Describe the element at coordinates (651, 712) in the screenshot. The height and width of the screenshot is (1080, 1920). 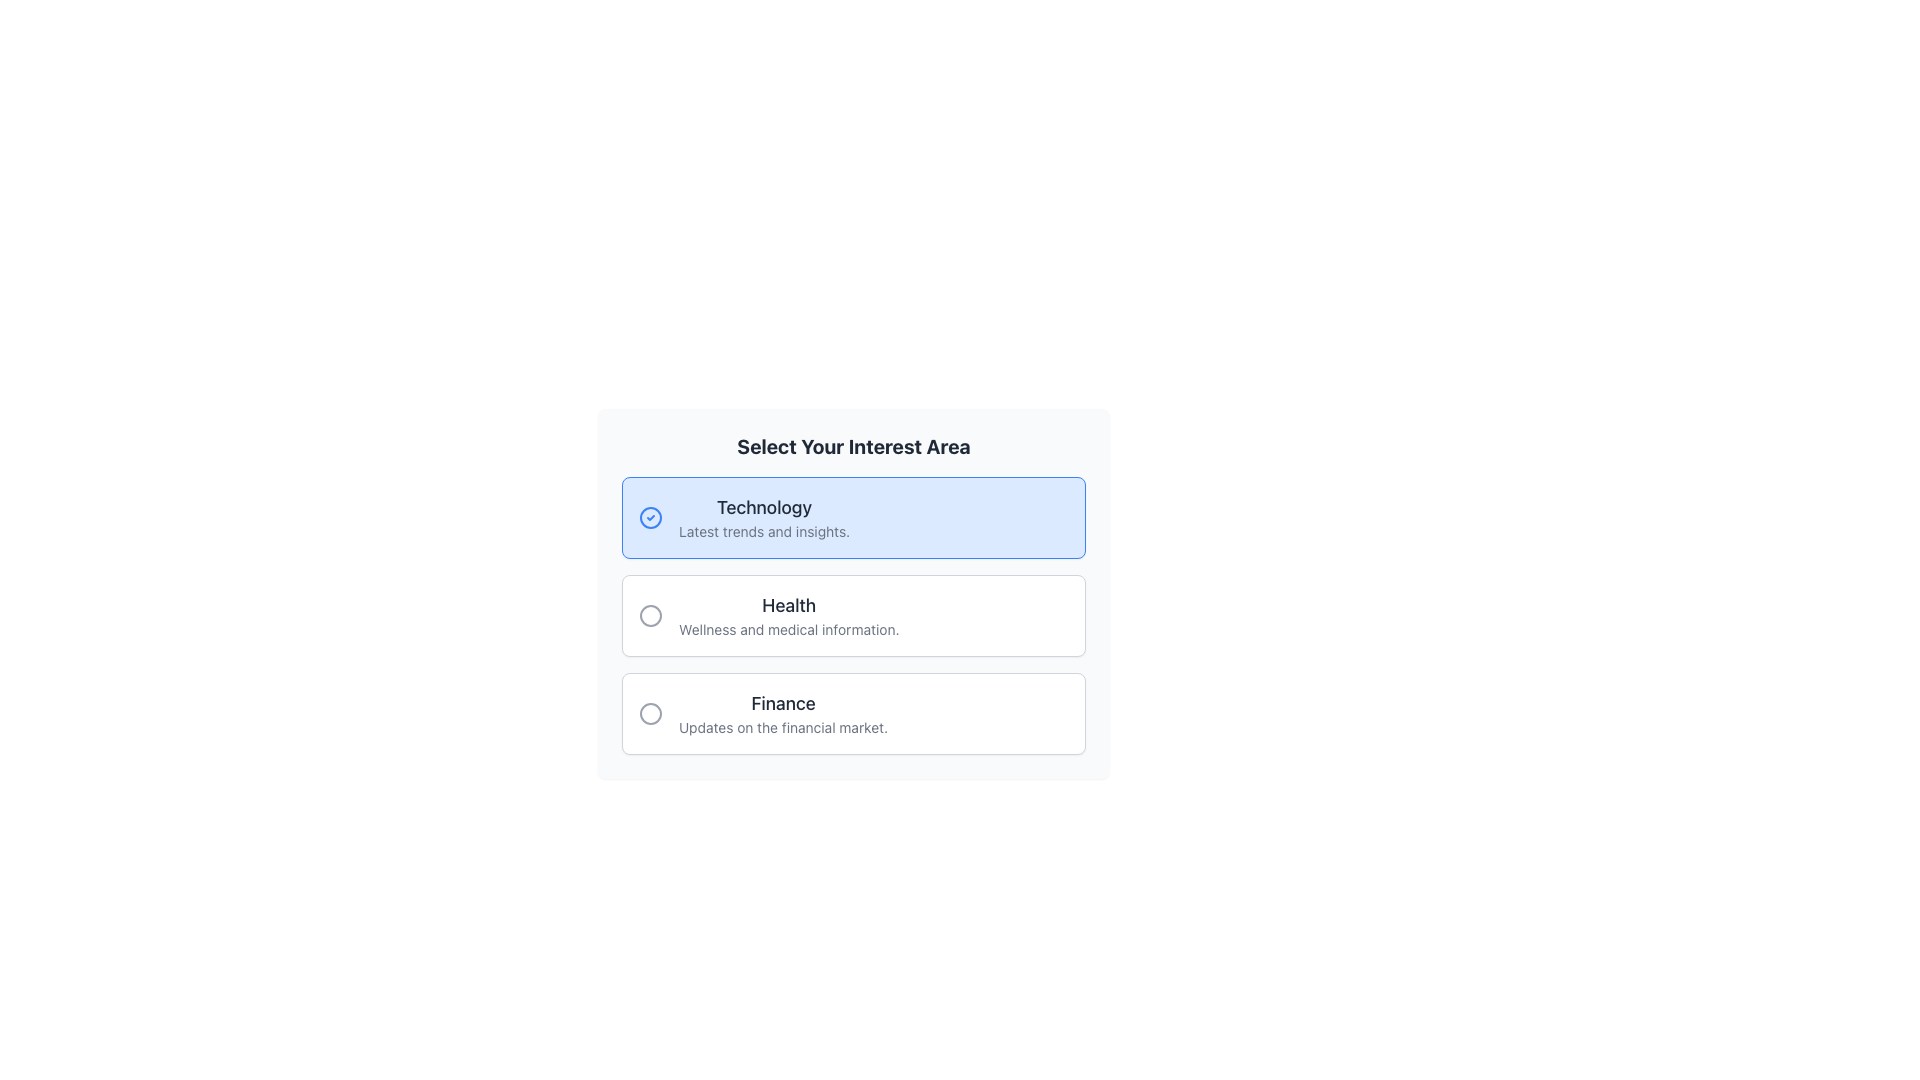
I see `the unselected radio button for the 'Finance' option` at that location.